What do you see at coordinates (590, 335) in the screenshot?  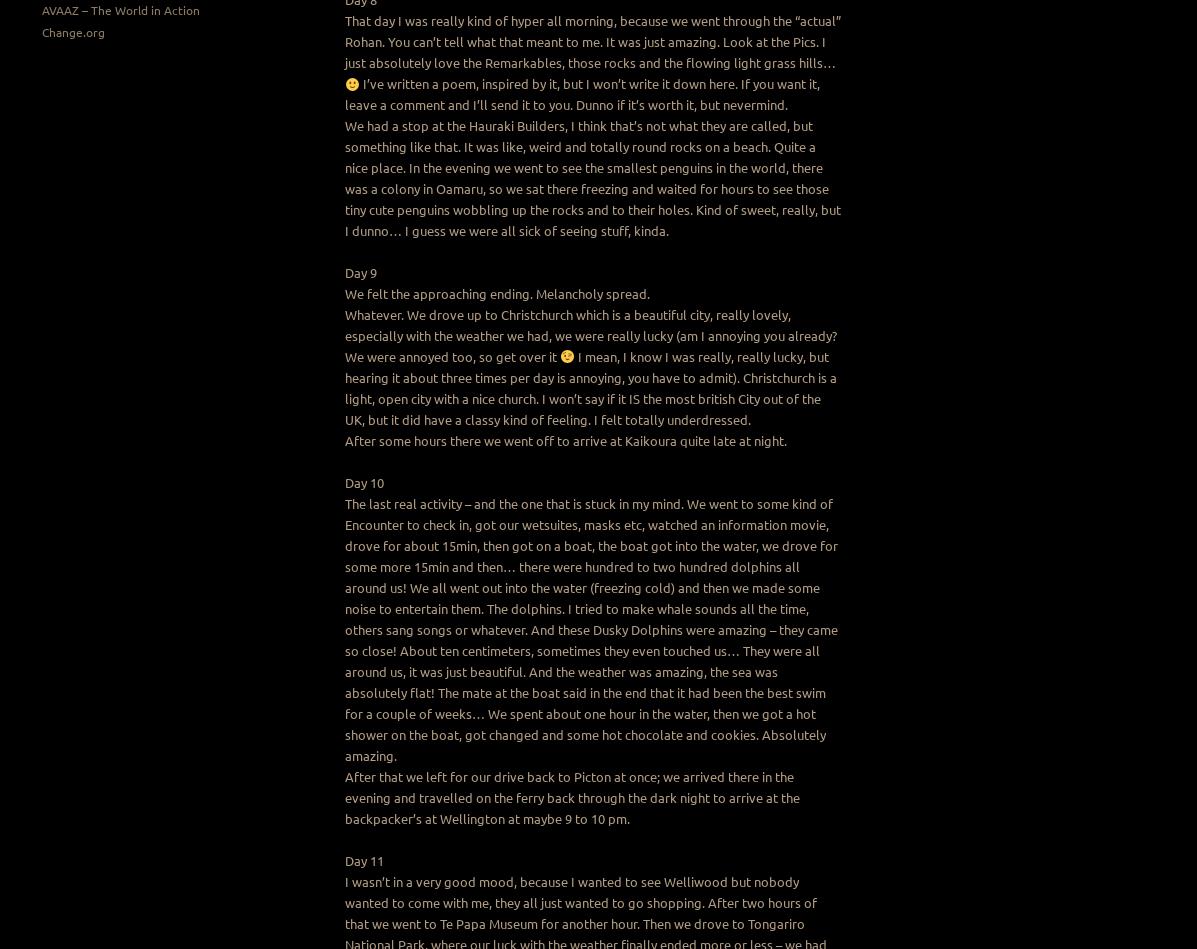 I see `'Whatever. We drove up to Christchurch which is a beautiful city, really lovely, especially with the weather we had, we were really lucky (am I annoying you already? We were annoyed too, so get over it'` at bounding box center [590, 335].